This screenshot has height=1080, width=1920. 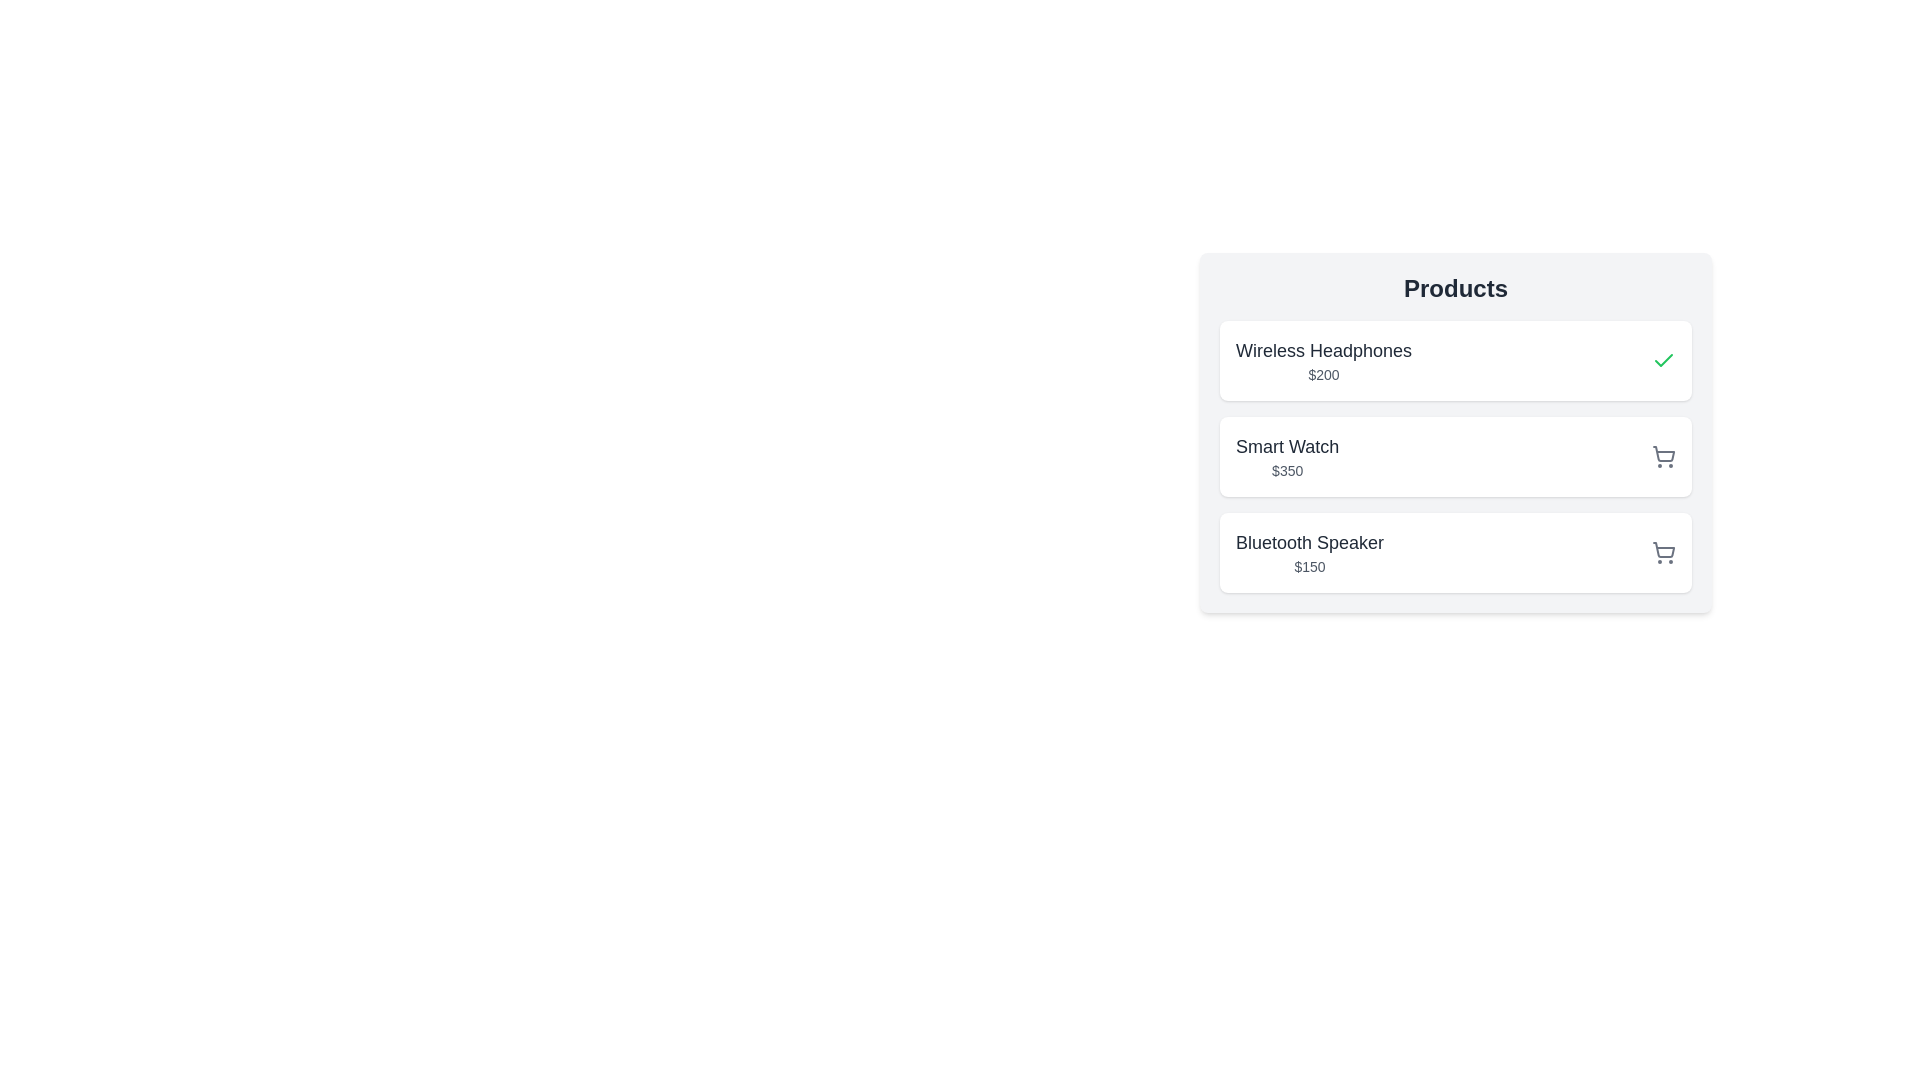 I want to click on the status icon in the top-right corner of the 'Wireless Headphones' card to check its selection or completion status, so click(x=1664, y=361).